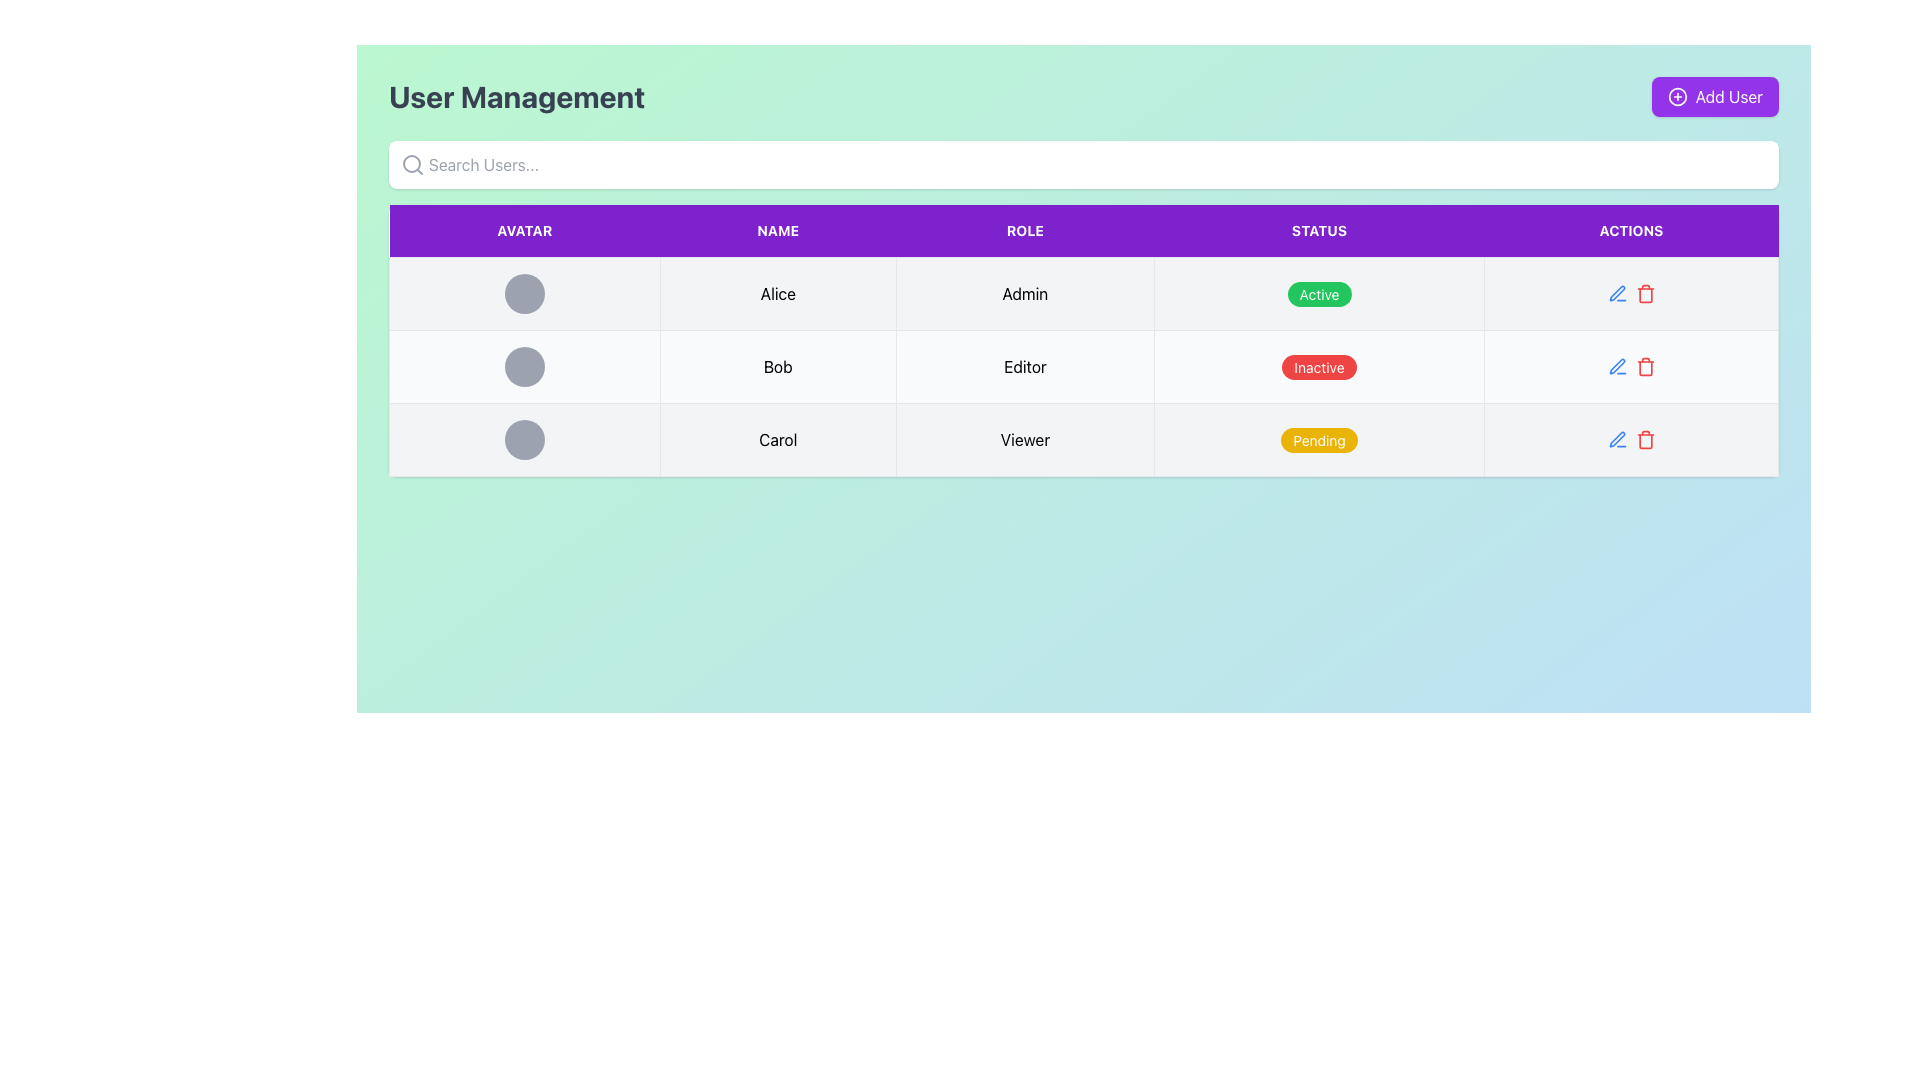 This screenshot has height=1080, width=1920. Describe the element at coordinates (1319, 438) in the screenshot. I see `the yellow oval button labeled 'Pending' in the 'STATUS' column of the table row for 'Carol' under the 'Viewer' section` at that location.